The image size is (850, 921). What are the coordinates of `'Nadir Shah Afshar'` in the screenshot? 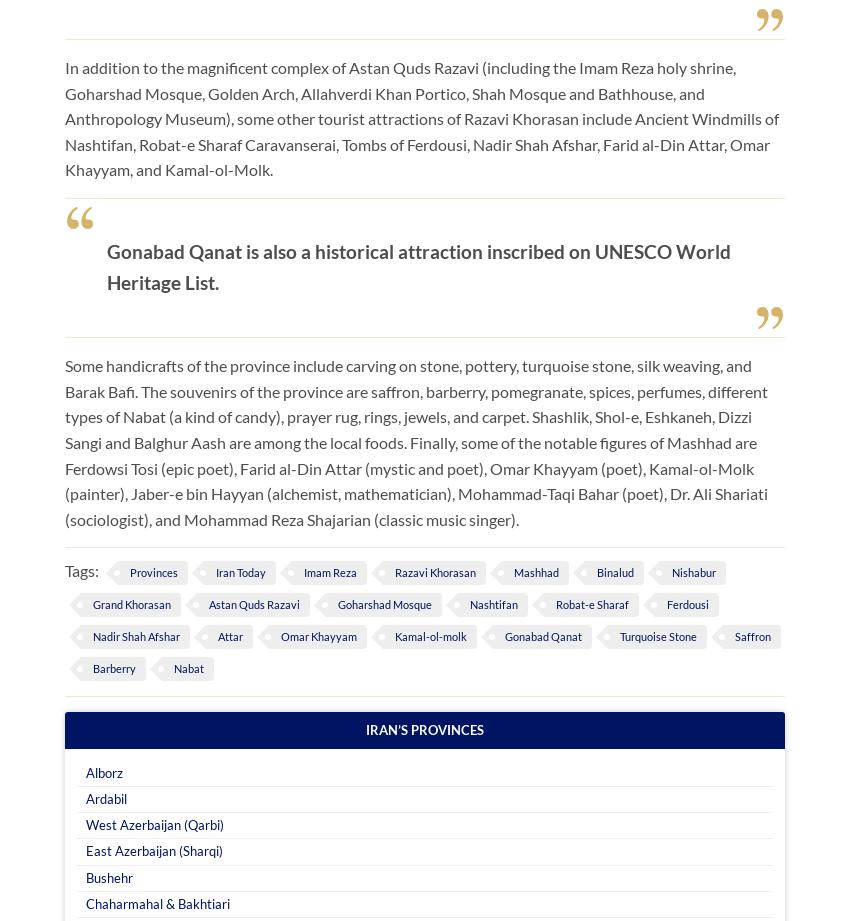 It's located at (91, 636).